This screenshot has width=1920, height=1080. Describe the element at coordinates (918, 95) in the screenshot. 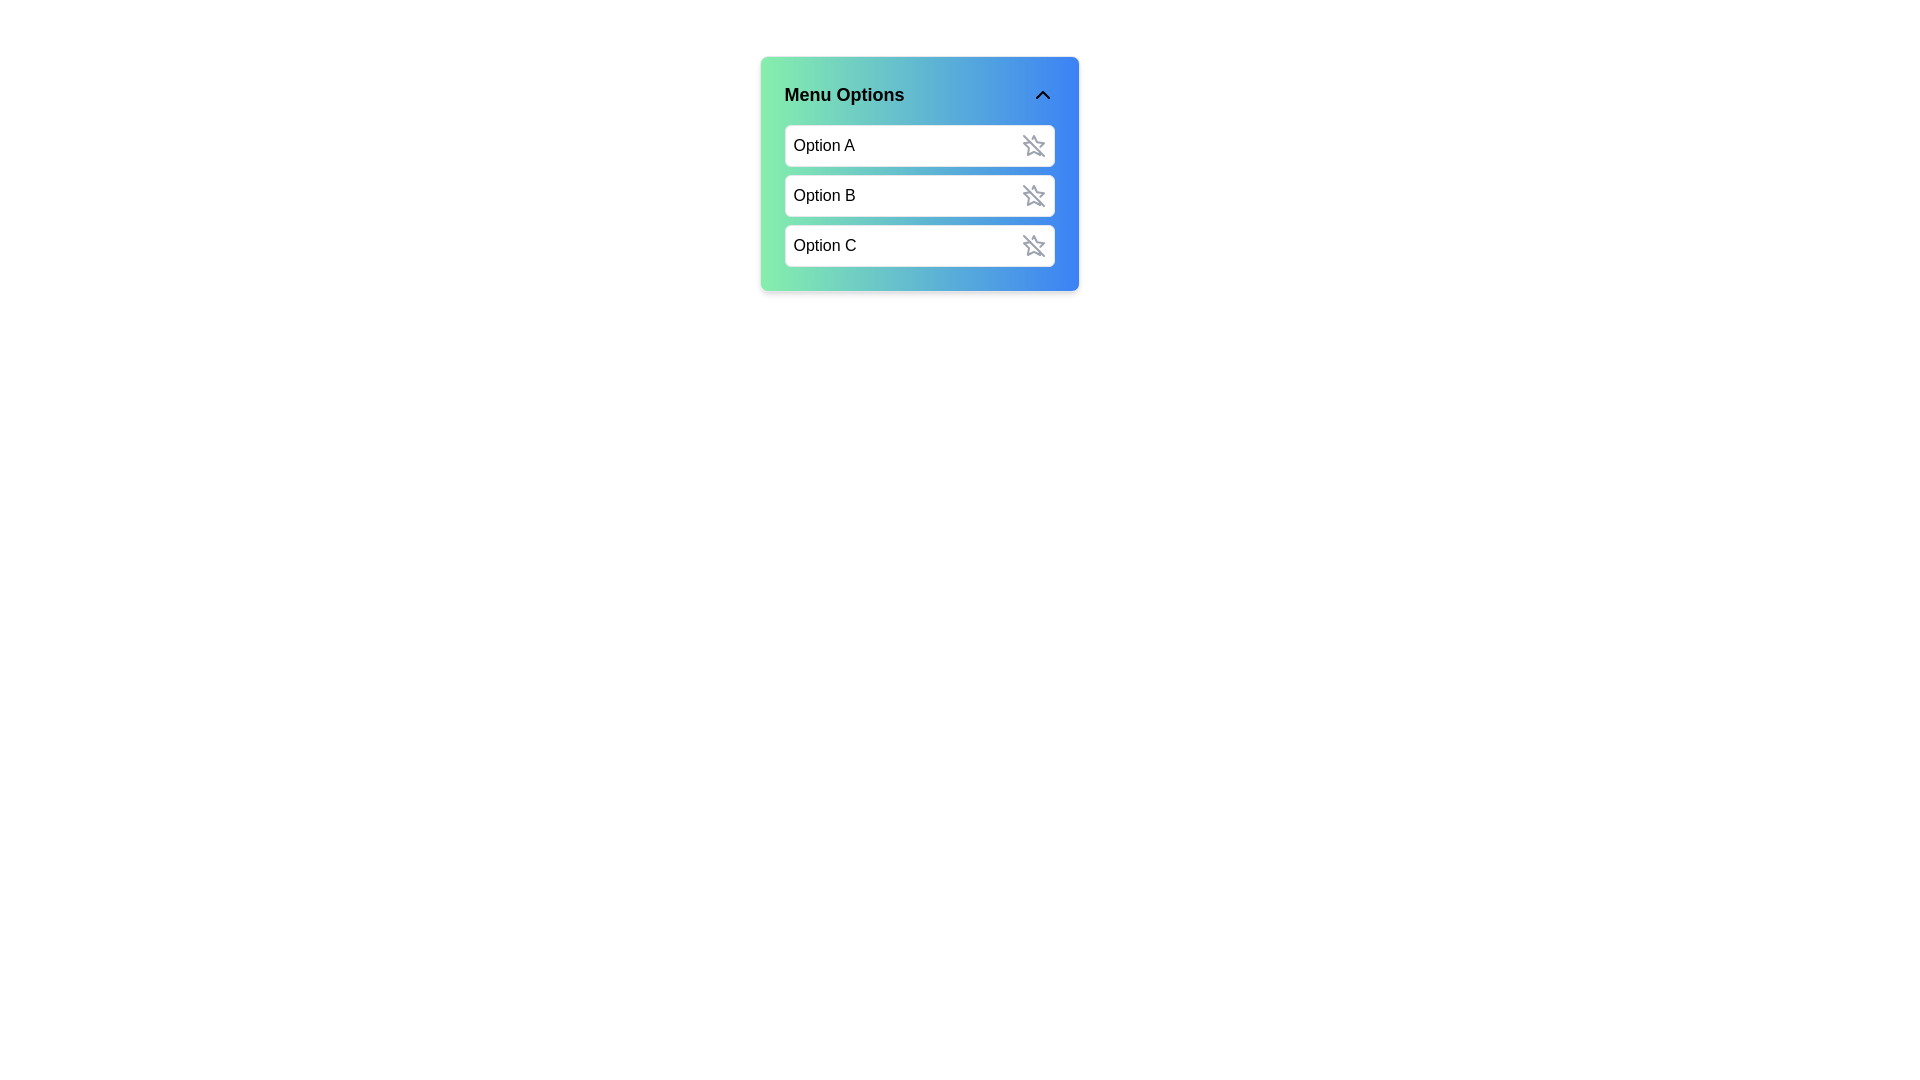

I see `the menu header to collapse the dropdown menu` at that location.